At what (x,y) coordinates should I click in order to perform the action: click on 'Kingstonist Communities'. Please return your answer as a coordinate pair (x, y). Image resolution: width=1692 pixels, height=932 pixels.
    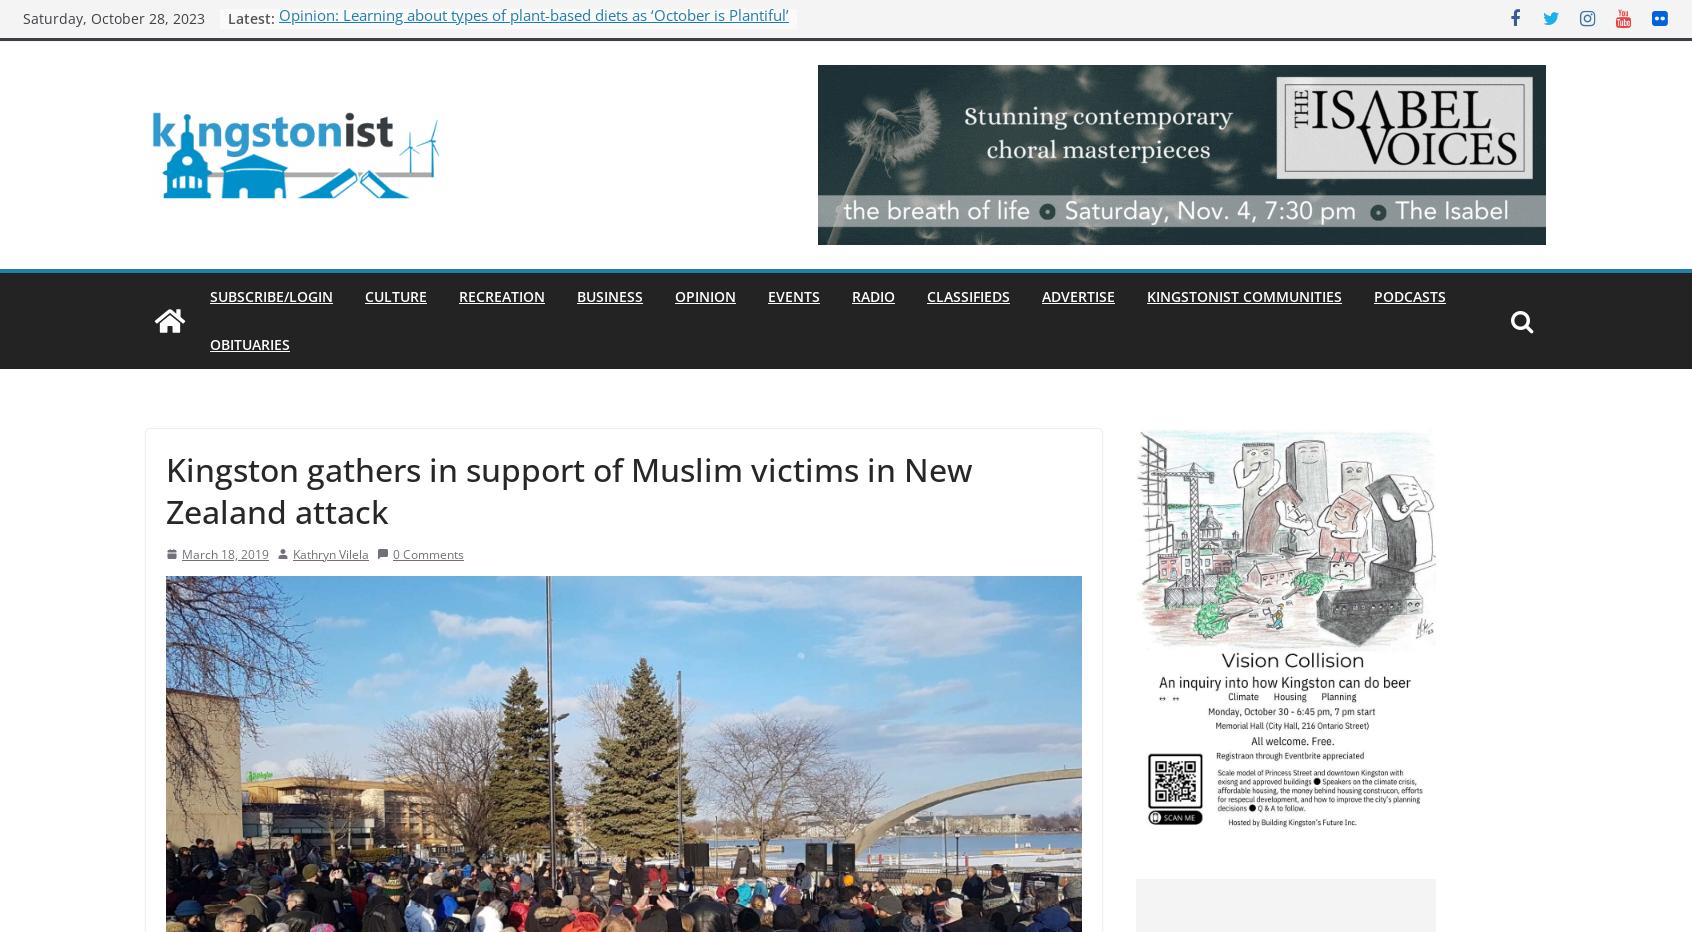
    Looking at the image, I should click on (1244, 296).